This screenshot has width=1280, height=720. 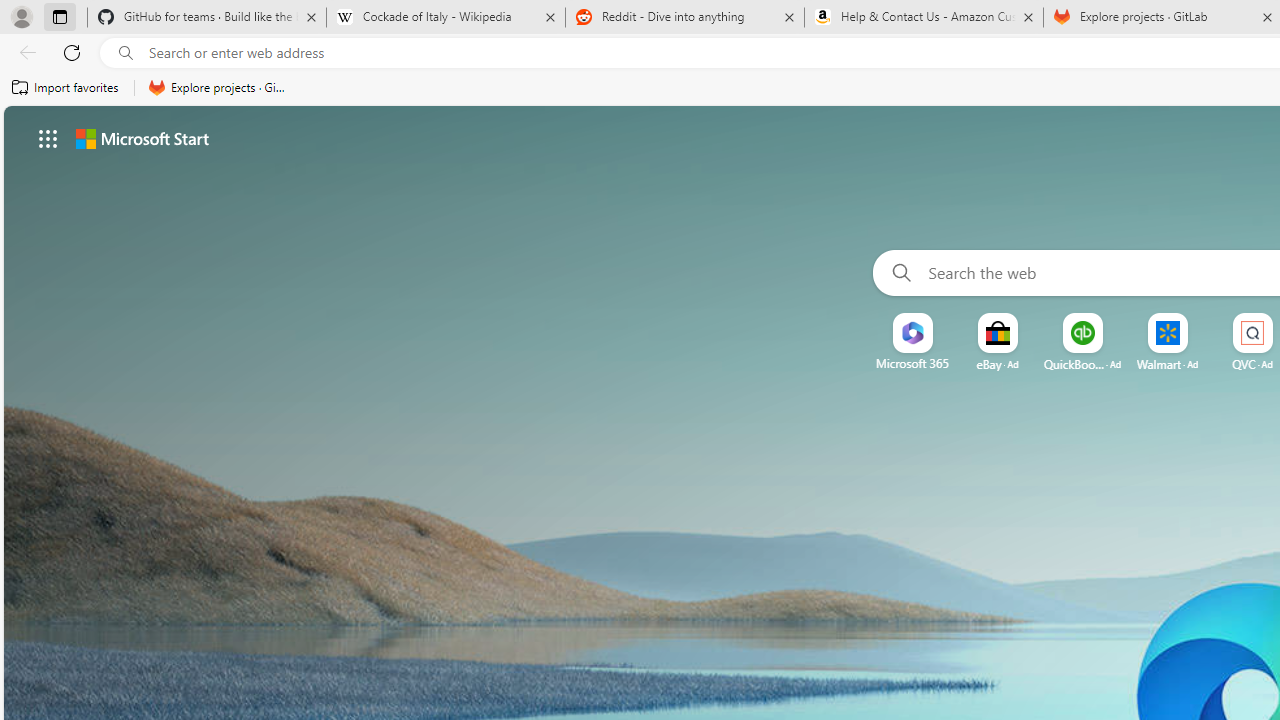 What do you see at coordinates (65, 87) in the screenshot?
I see `'Import favorites'` at bounding box center [65, 87].